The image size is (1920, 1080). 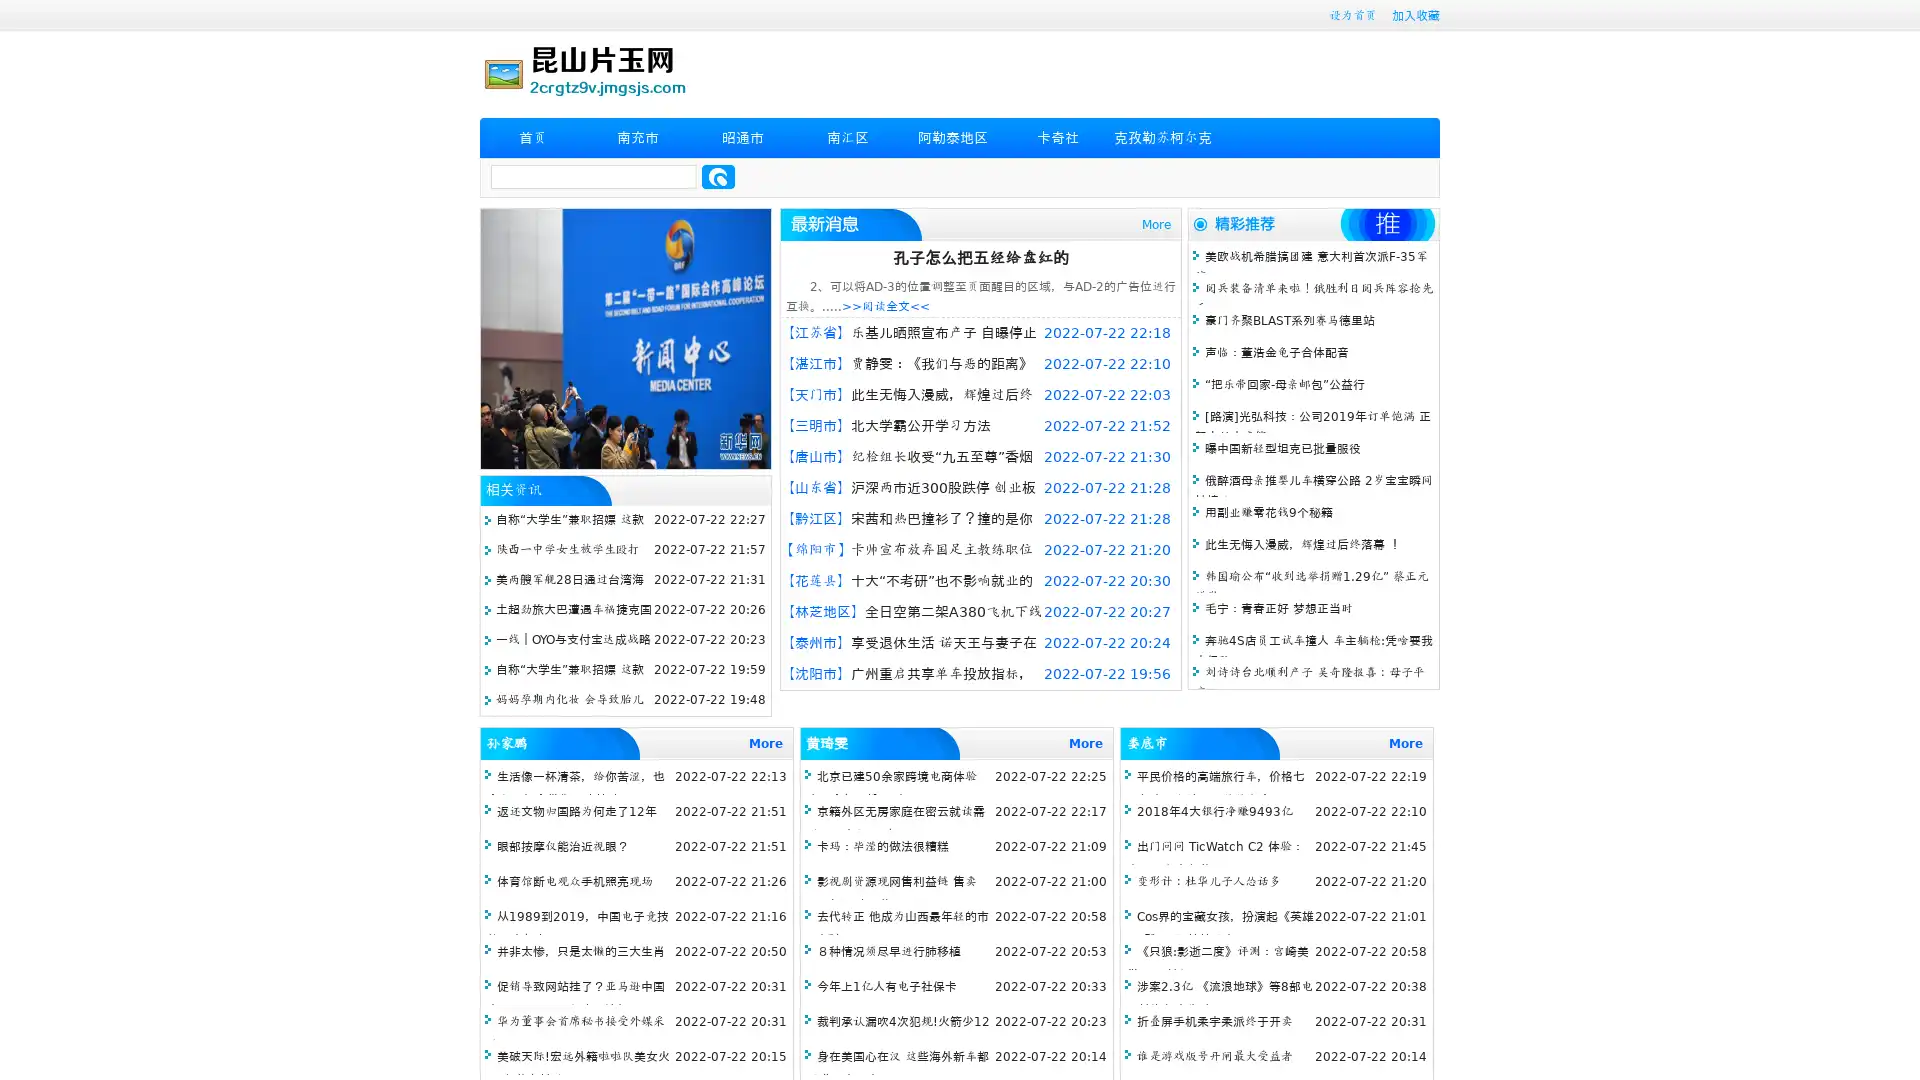 What do you see at coordinates (718, 176) in the screenshot?
I see `Search` at bounding box center [718, 176].